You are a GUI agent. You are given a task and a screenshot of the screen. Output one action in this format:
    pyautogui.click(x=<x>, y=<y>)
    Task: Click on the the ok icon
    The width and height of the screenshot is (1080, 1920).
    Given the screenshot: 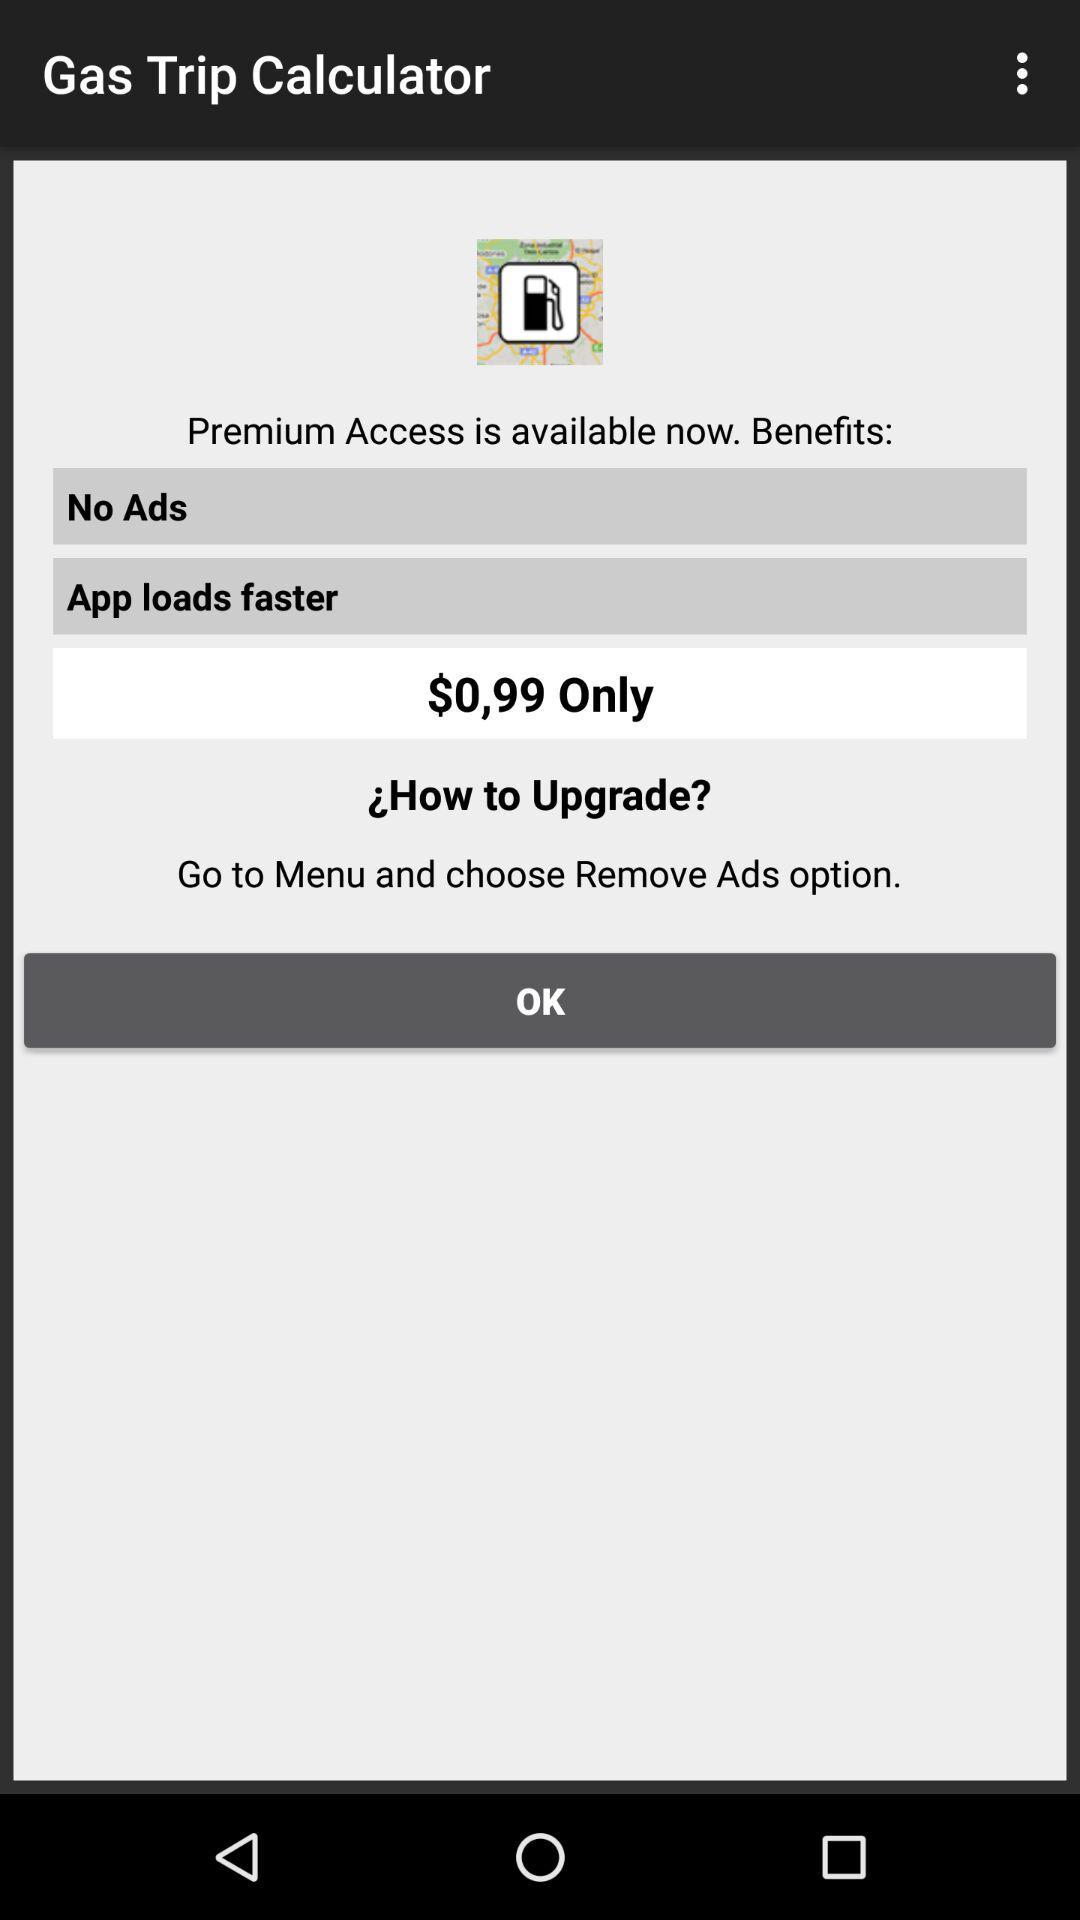 What is the action you would take?
    pyautogui.click(x=540, y=1000)
    